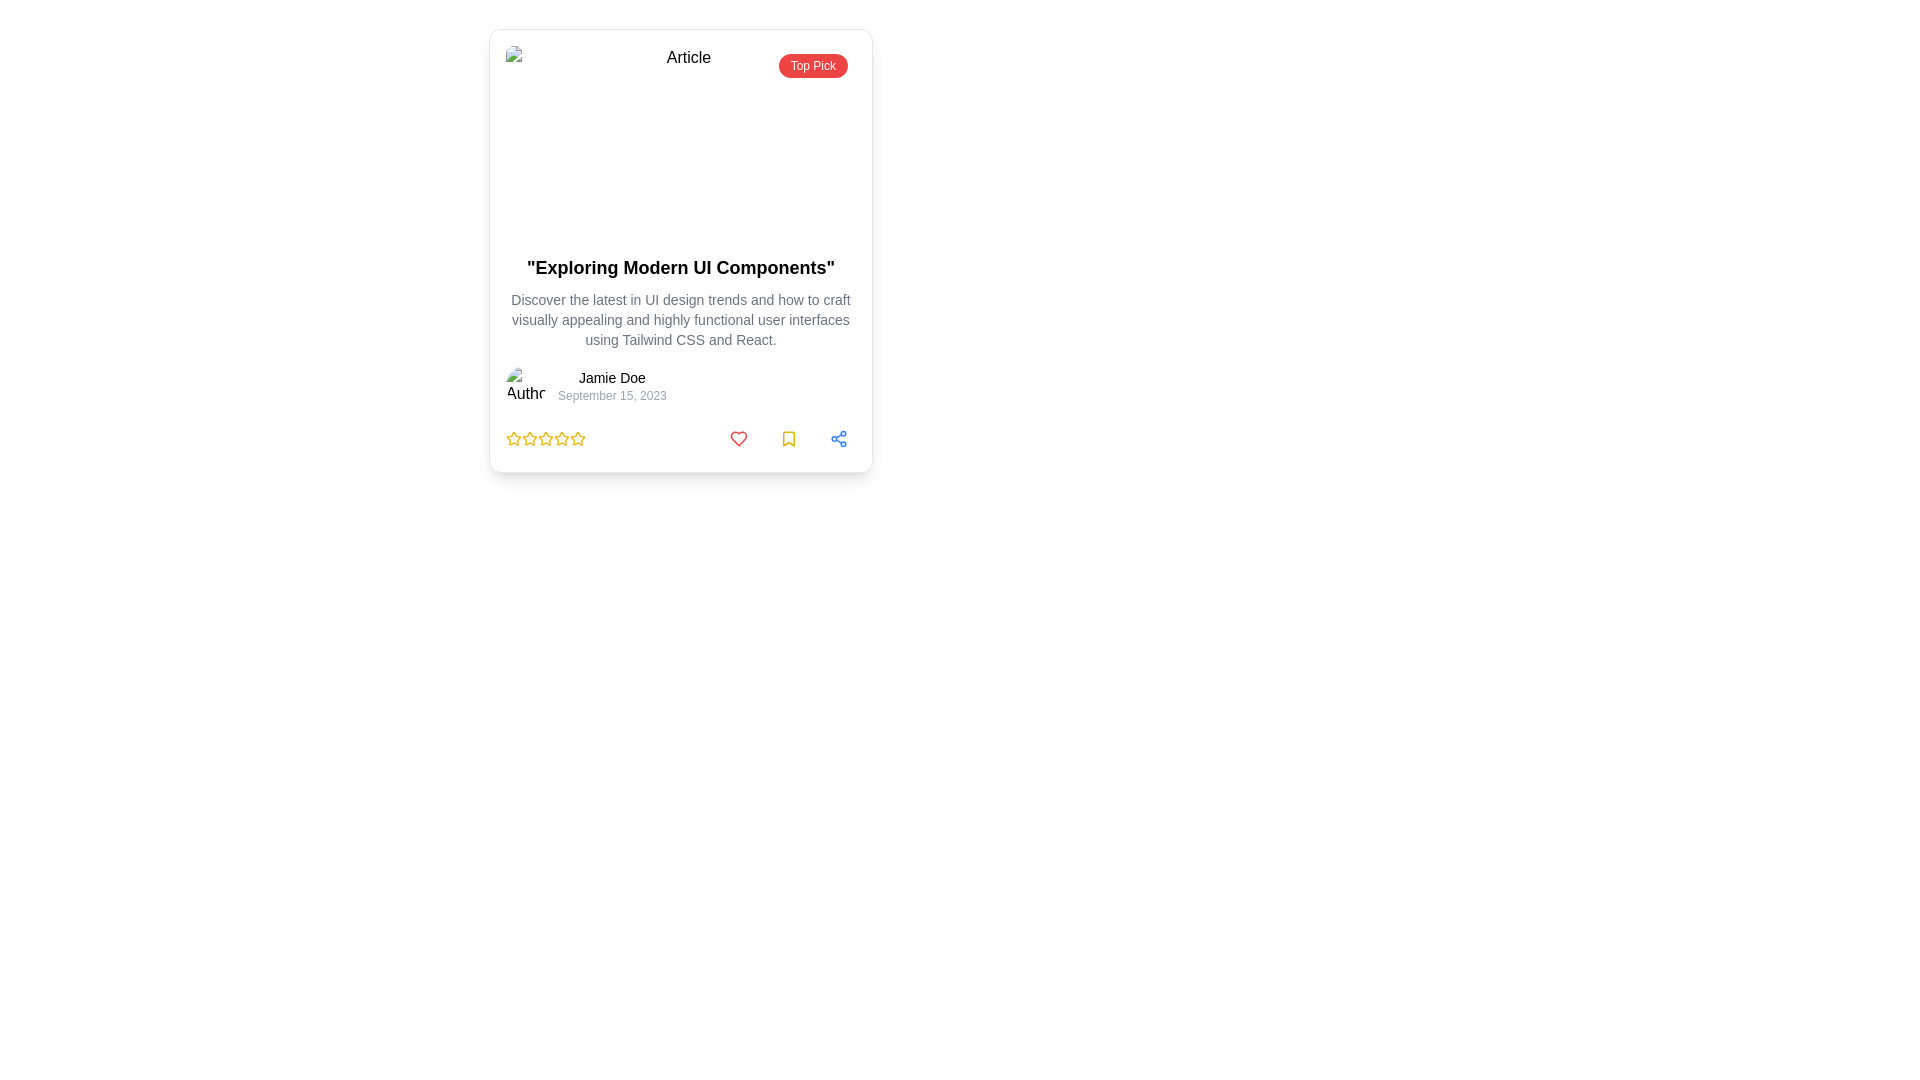  I want to click on the yellow bookmark icon with a rounded background, which is the second icon from the left in a horizontal set of icons at the bottom of the card, so click(787, 438).